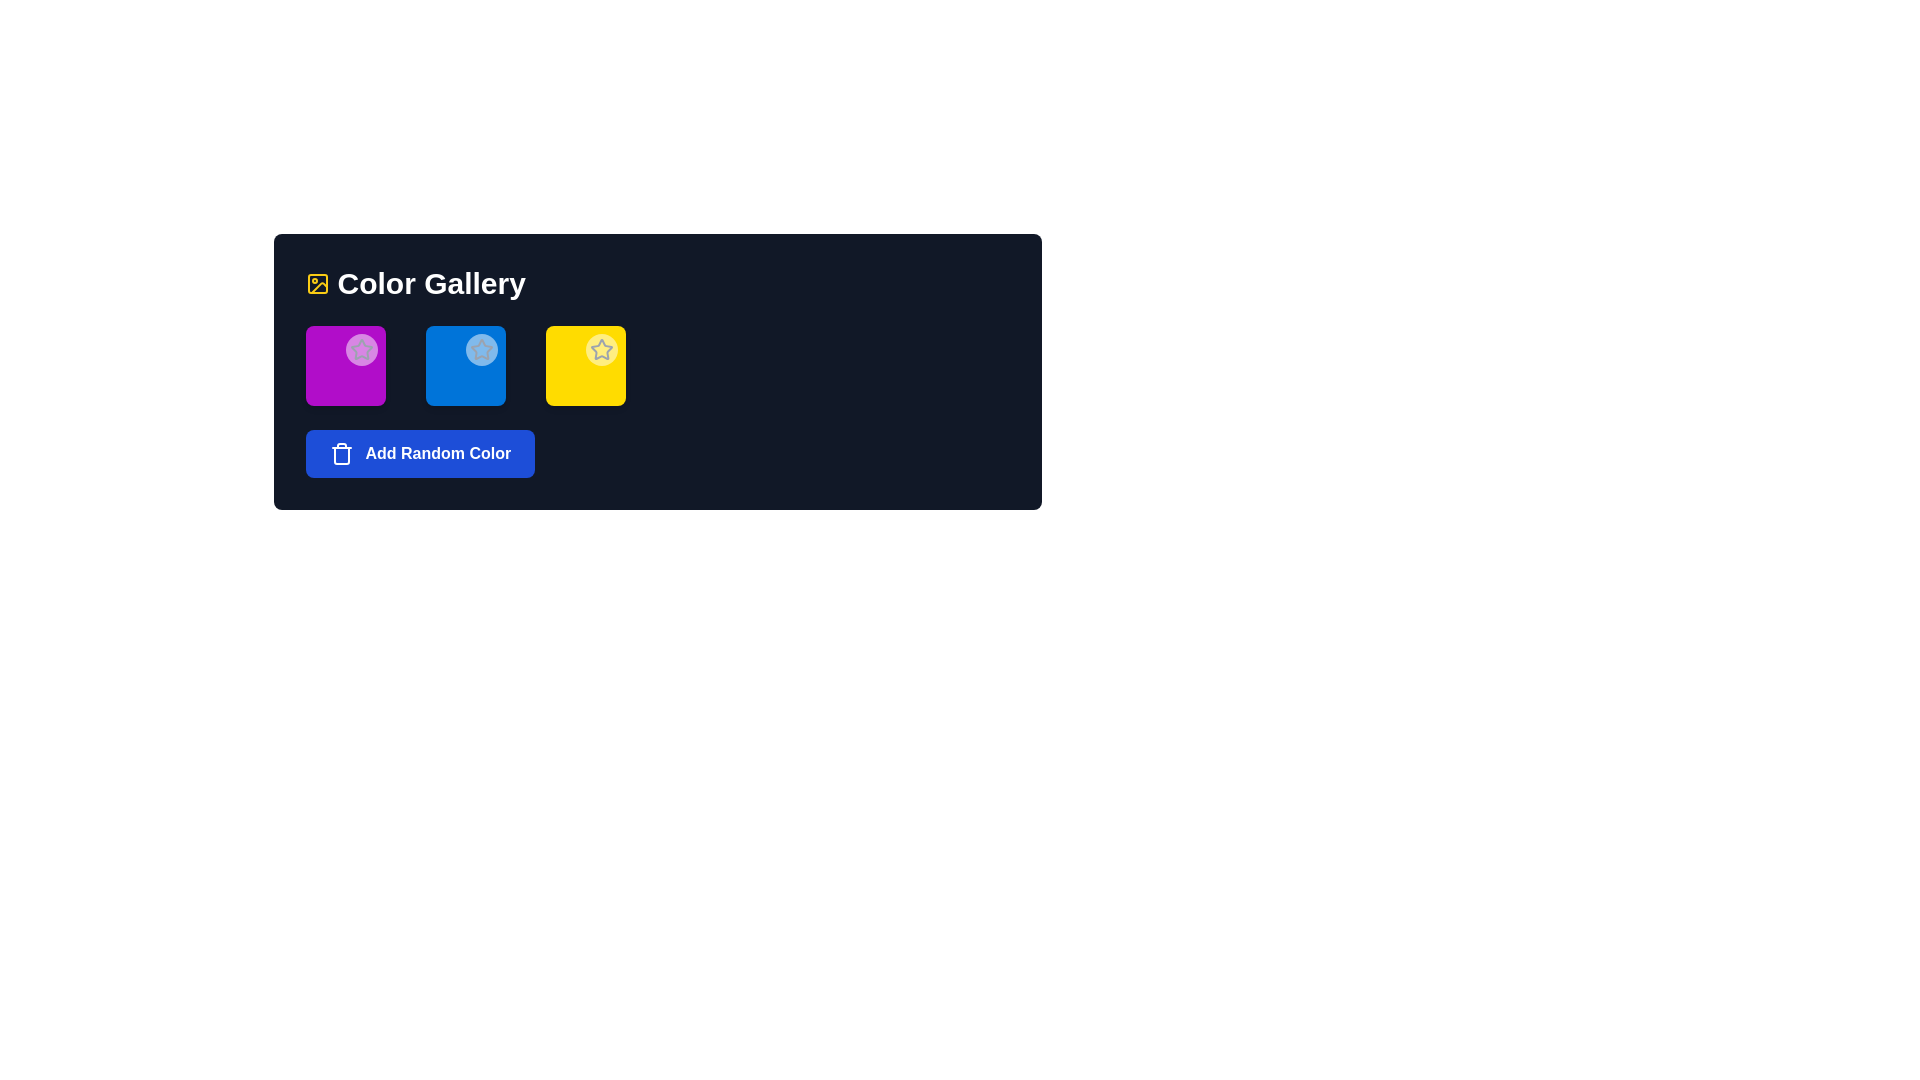 The height and width of the screenshot is (1080, 1920). I want to click on the star-shaped icon with a gray outline in the top-right corner of the yellow box, so click(600, 349).